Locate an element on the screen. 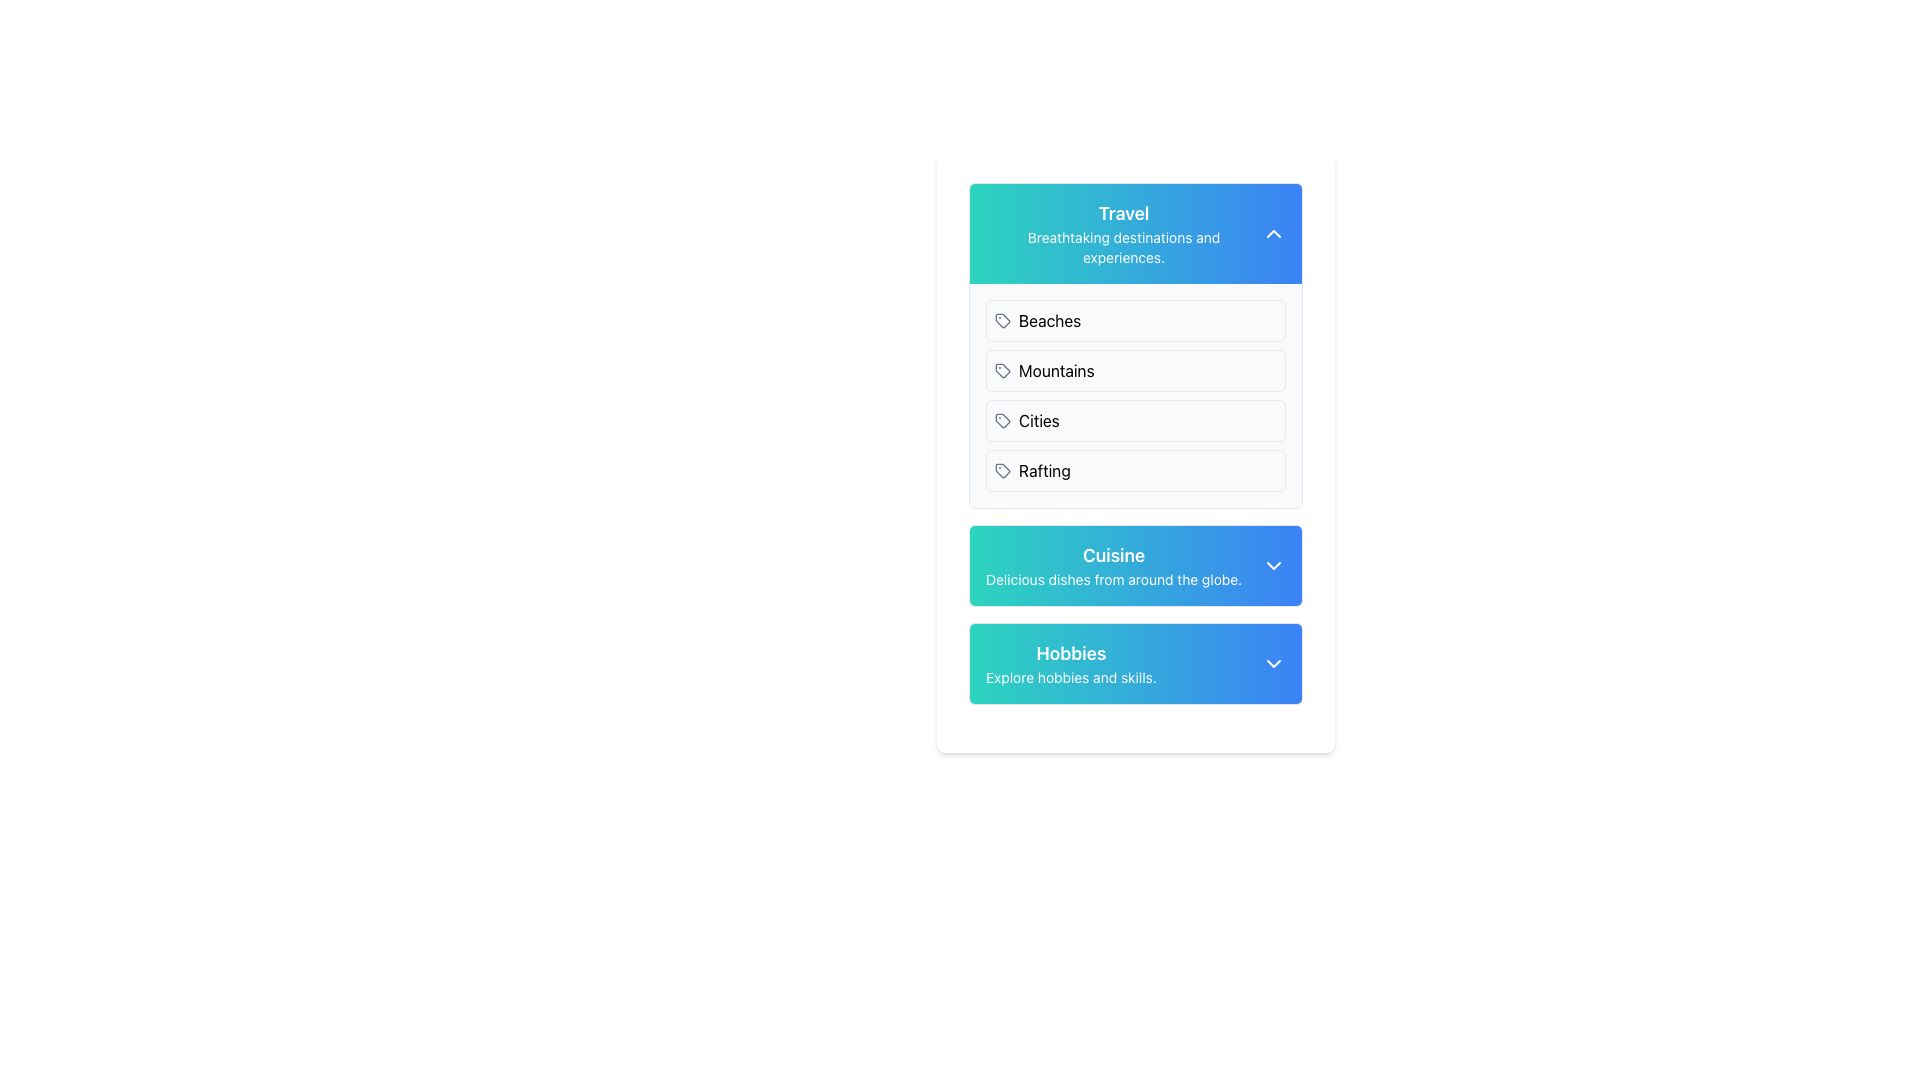 This screenshot has height=1080, width=1920. the tag icon located to the left of the text 'Rafting' in the third option under the 'Travel' section of the interface is located at coordinates (1003, 470).